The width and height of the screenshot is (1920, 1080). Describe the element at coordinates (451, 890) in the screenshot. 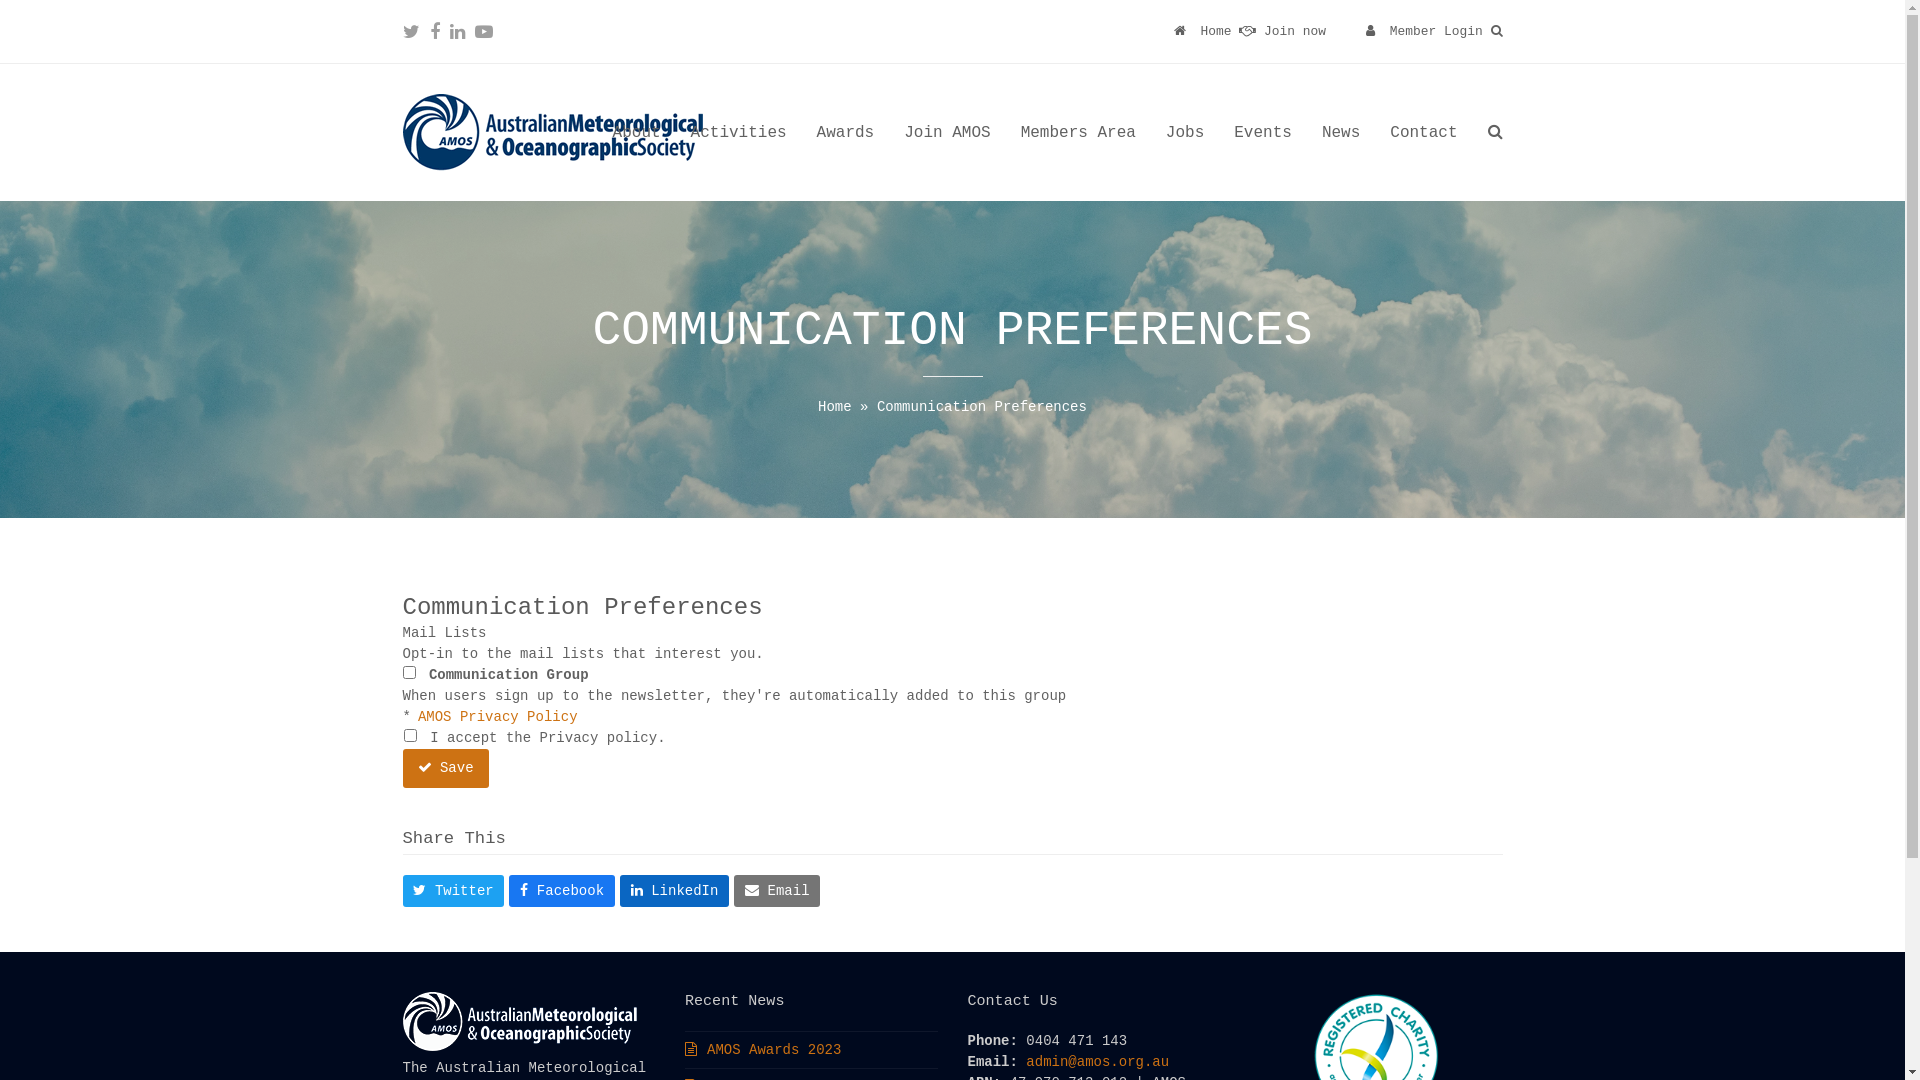

I see `'Twitter'` at that location.